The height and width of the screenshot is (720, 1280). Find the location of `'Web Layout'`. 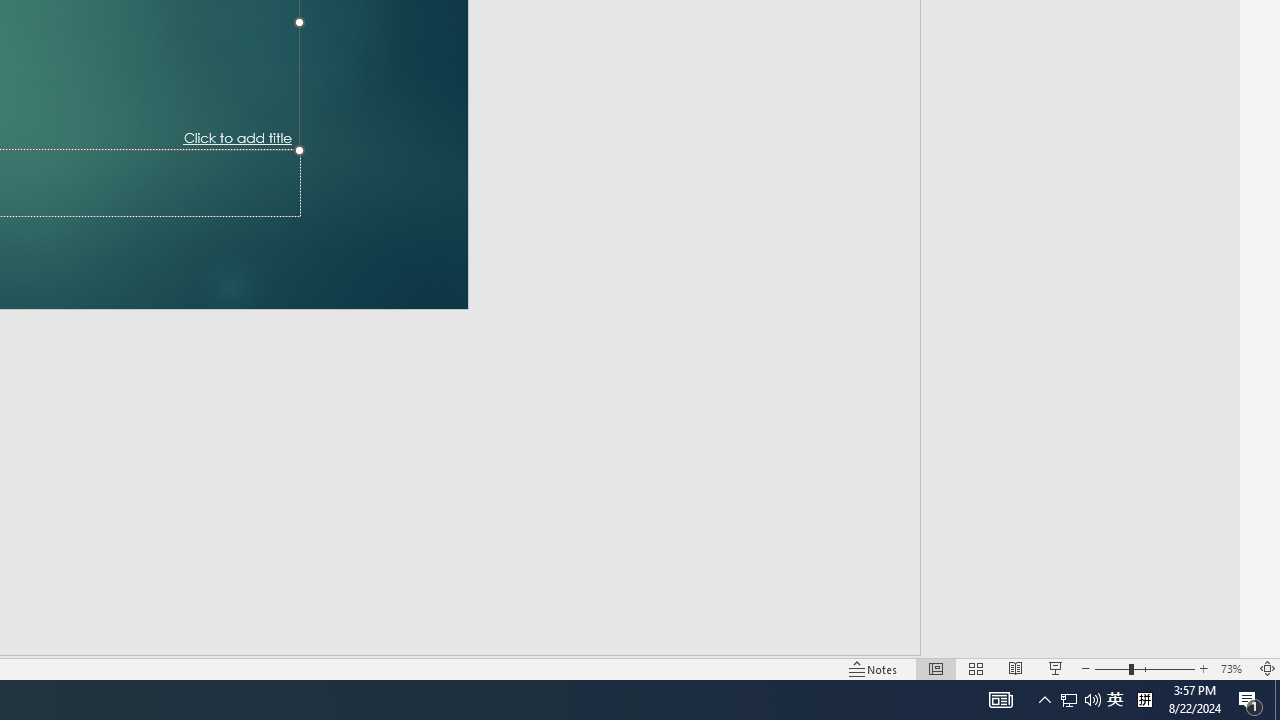

'Web Layout' is located at coordinates (984, 640).